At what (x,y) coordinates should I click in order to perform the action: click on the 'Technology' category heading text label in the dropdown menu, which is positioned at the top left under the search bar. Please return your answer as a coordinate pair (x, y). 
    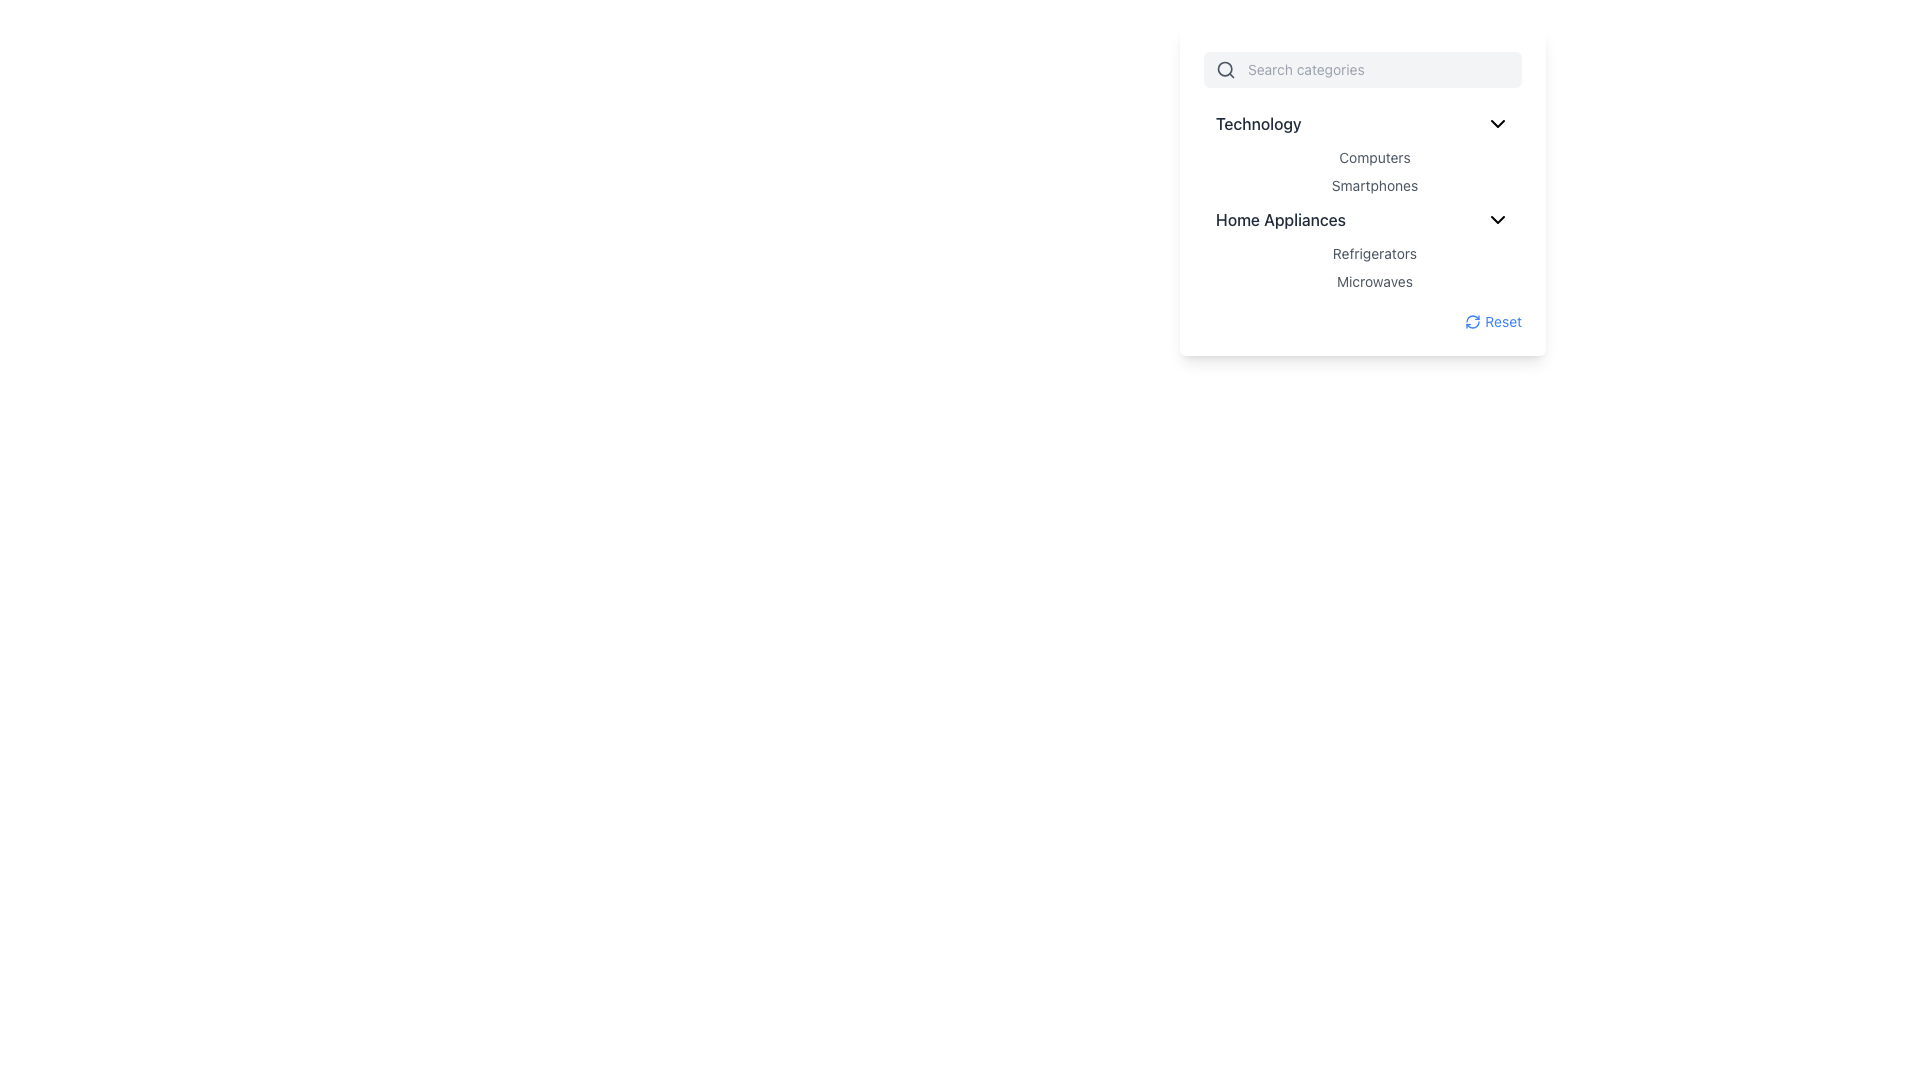
    Looking at the image, I should click on (1257, 123).